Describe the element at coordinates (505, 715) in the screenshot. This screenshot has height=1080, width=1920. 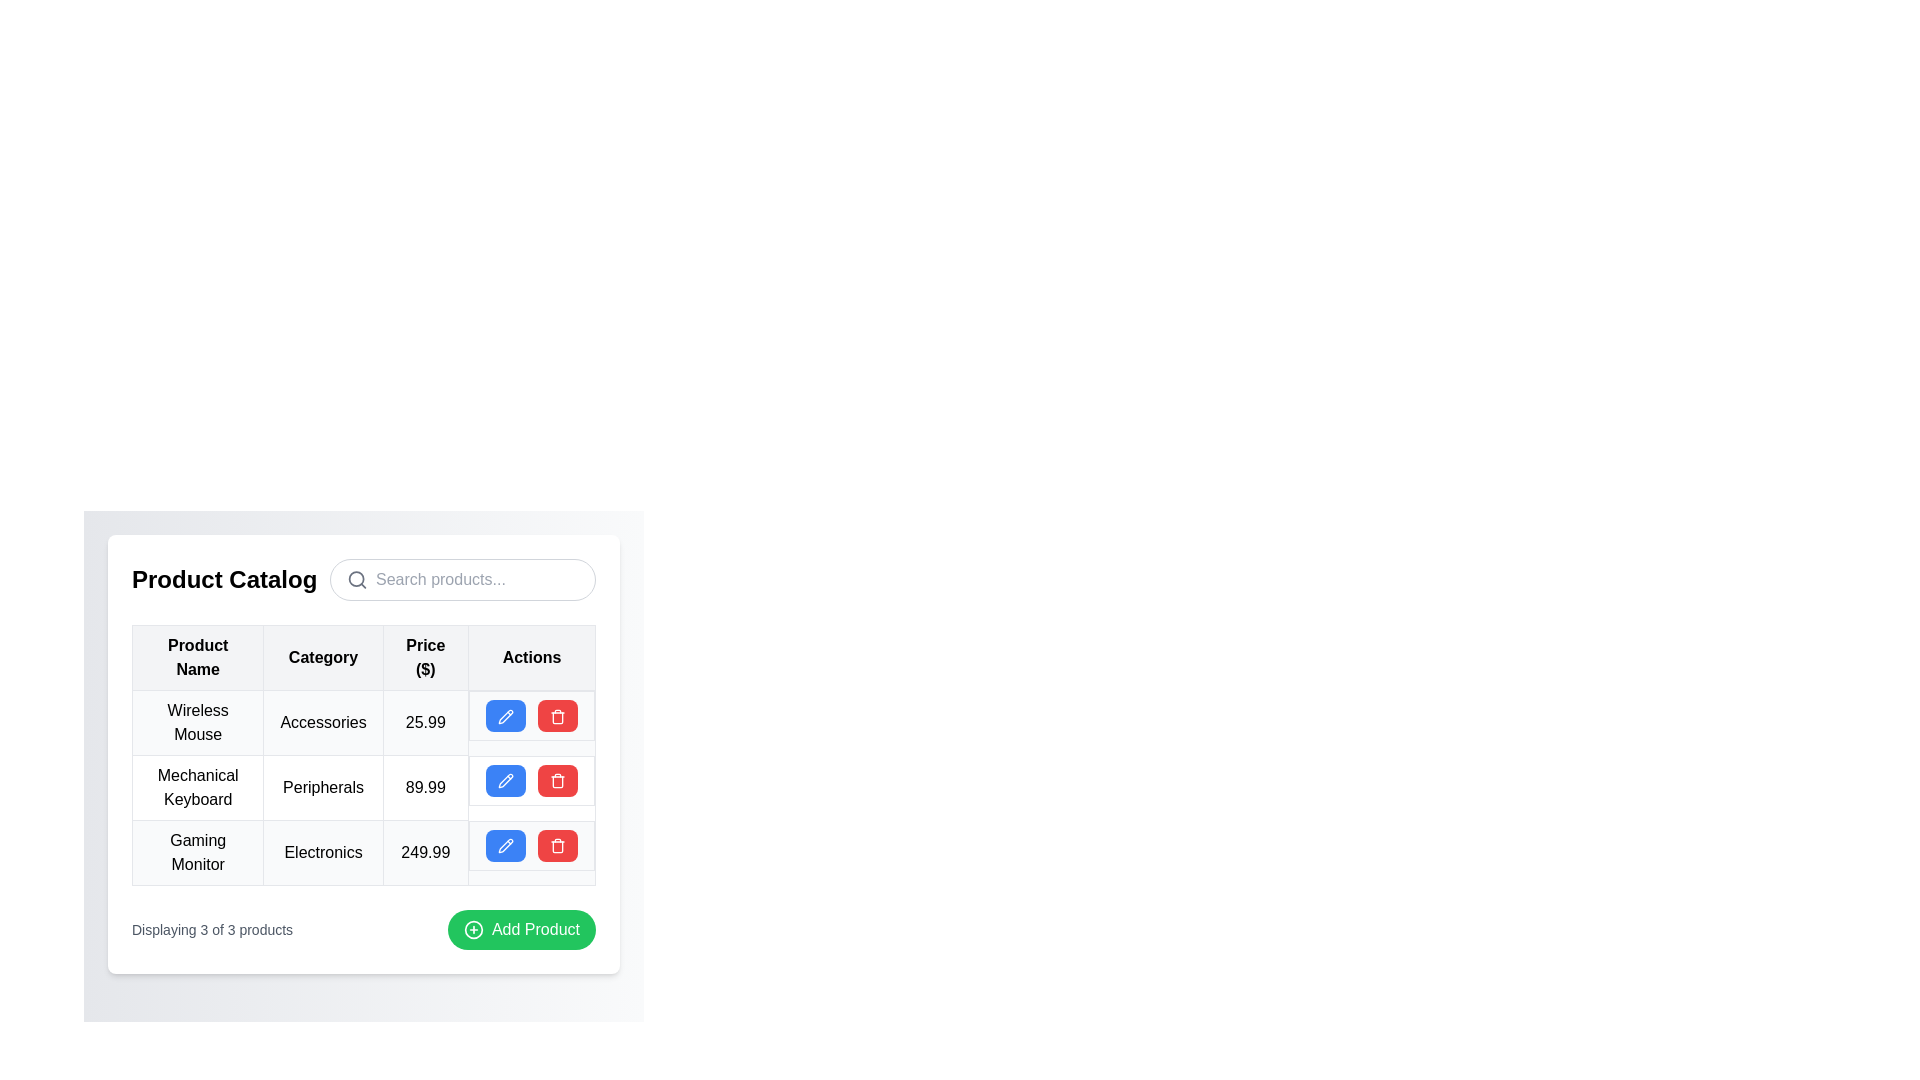
I see `the edit icon located in the 'Actions' column of the product catalog table for the 'Mechanical Keyboard' product to initiate editing` at that location.